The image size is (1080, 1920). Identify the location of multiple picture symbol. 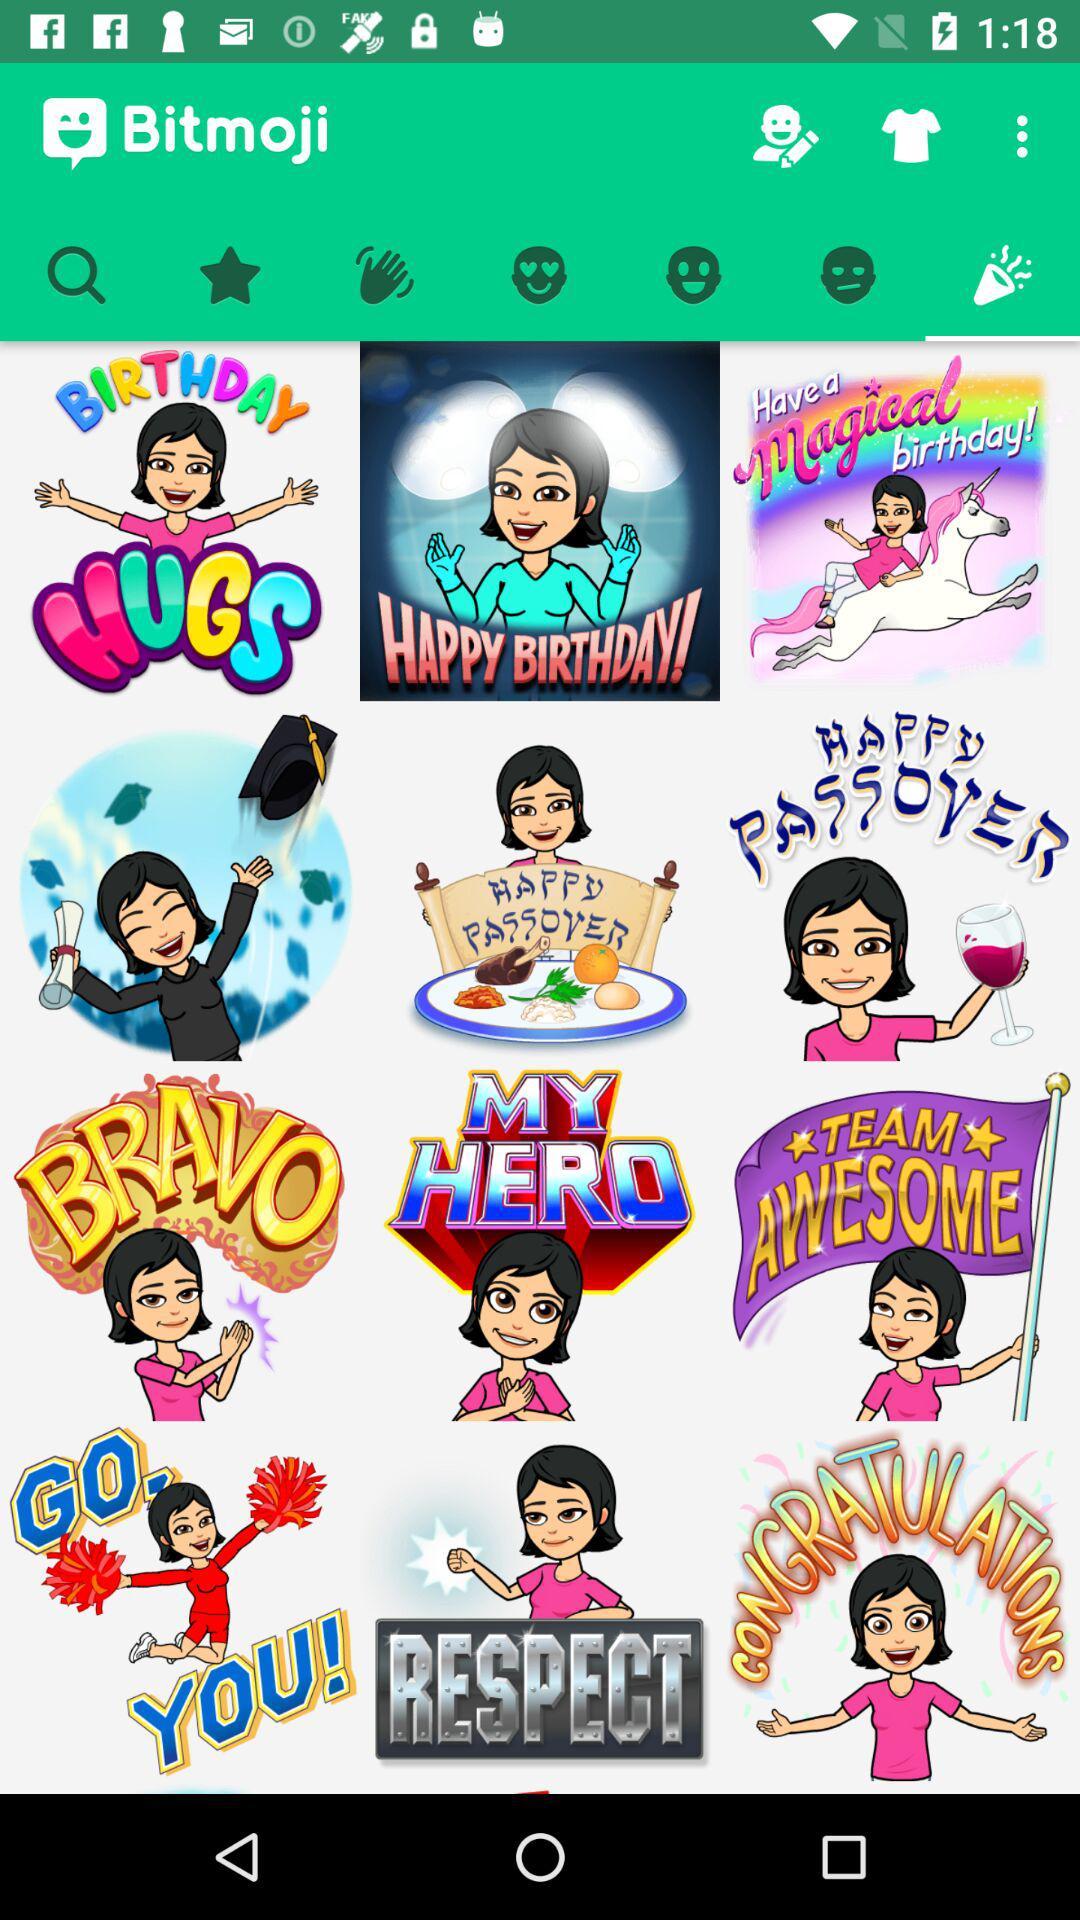
(180, 1601).